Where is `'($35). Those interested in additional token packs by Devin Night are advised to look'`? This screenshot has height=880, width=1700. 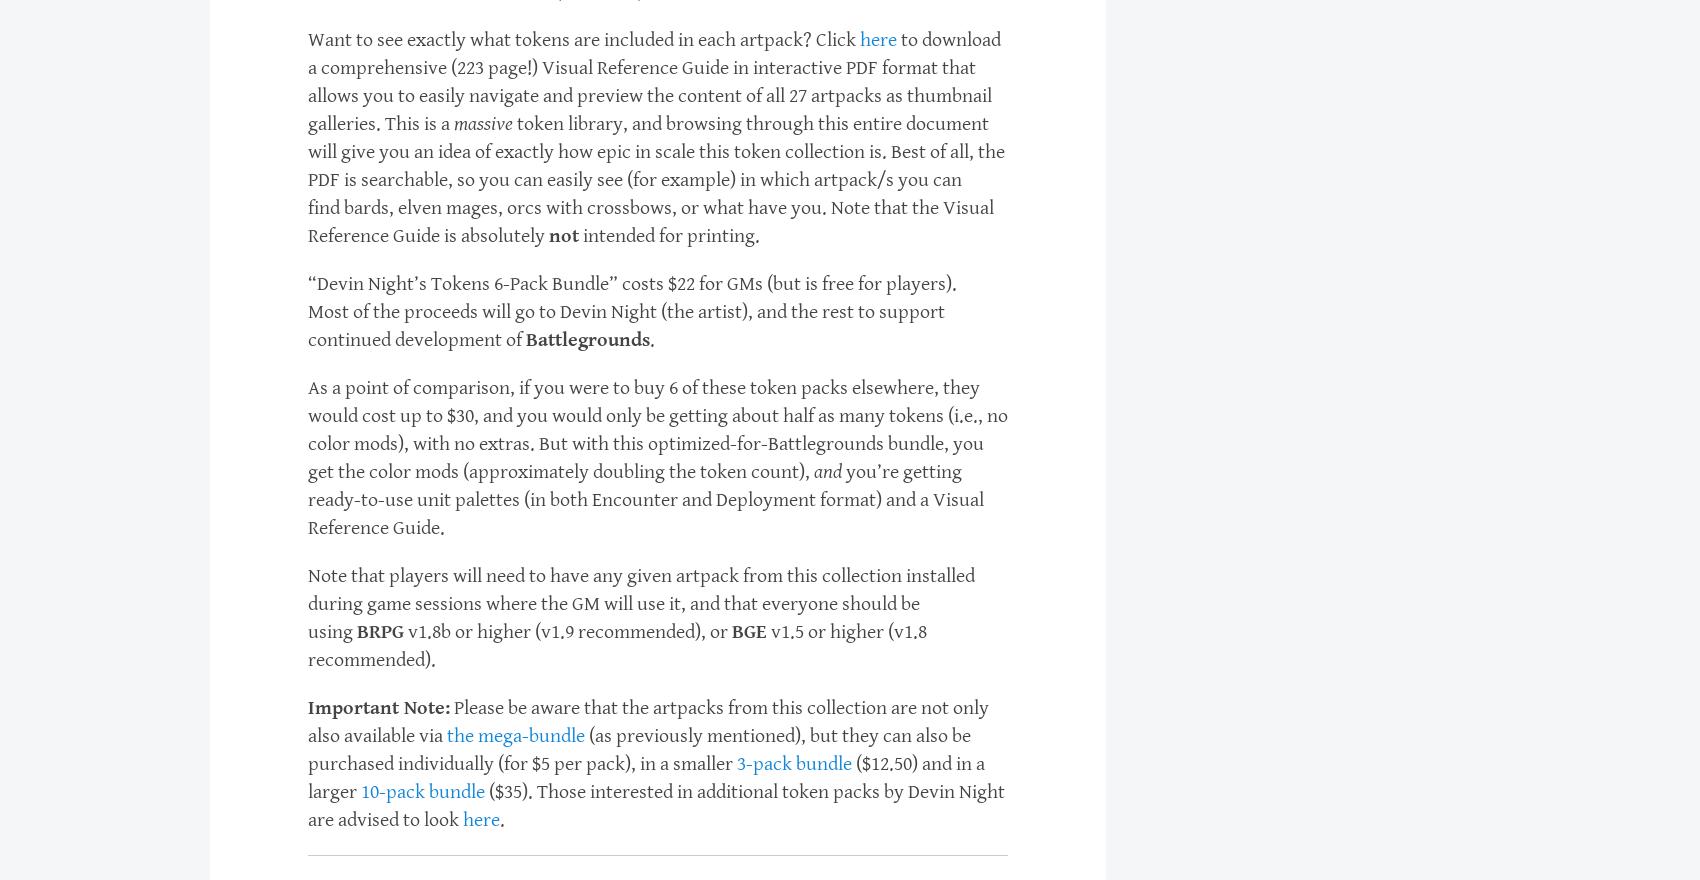
'($35). Those interested in additional token packs by Devin Night are advised to look' is located at coordinates (656, 806).